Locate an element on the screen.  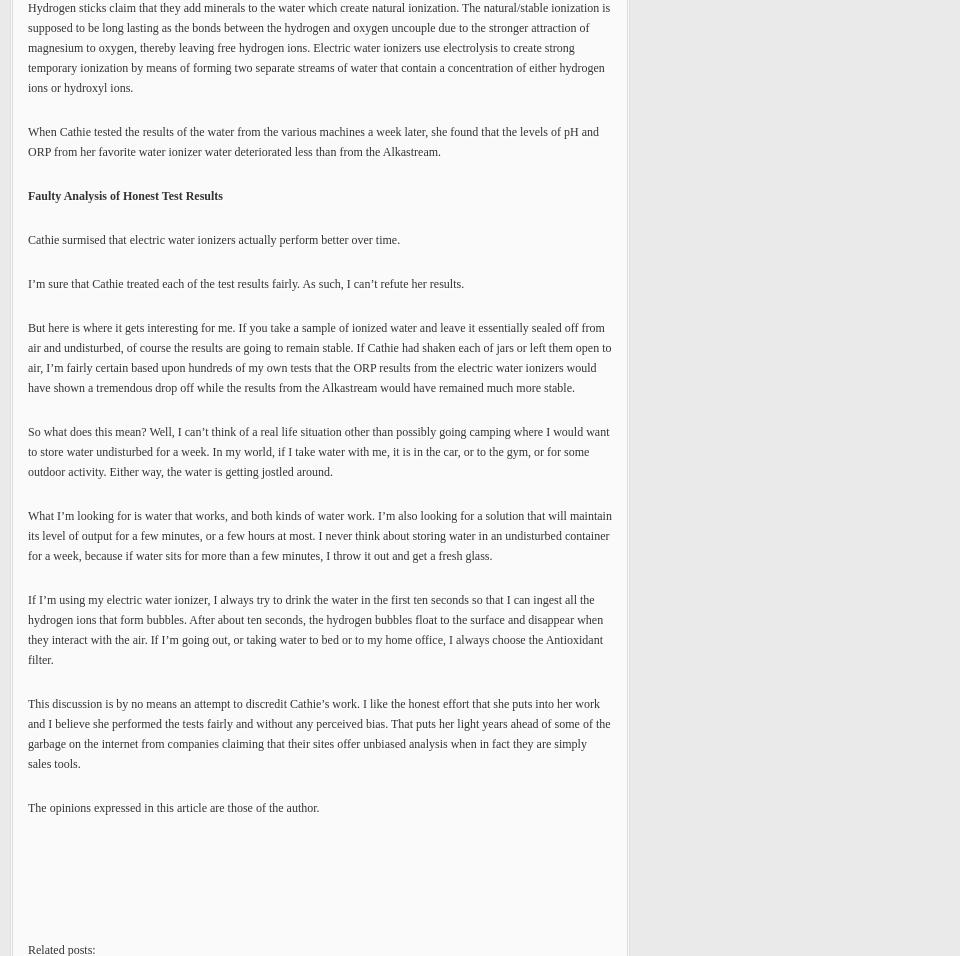
'What I’m looking for is water that works, and both kinds of water work.  I’m also looking for a solution that will maintain its level of output for a few minutes, or a few hours at most.  I never think about storing water in an undisturbed container for a week, because if water sits for more than a few minutes, I throw it out and get a fresh glass.' is located at coordinates (319, 535).